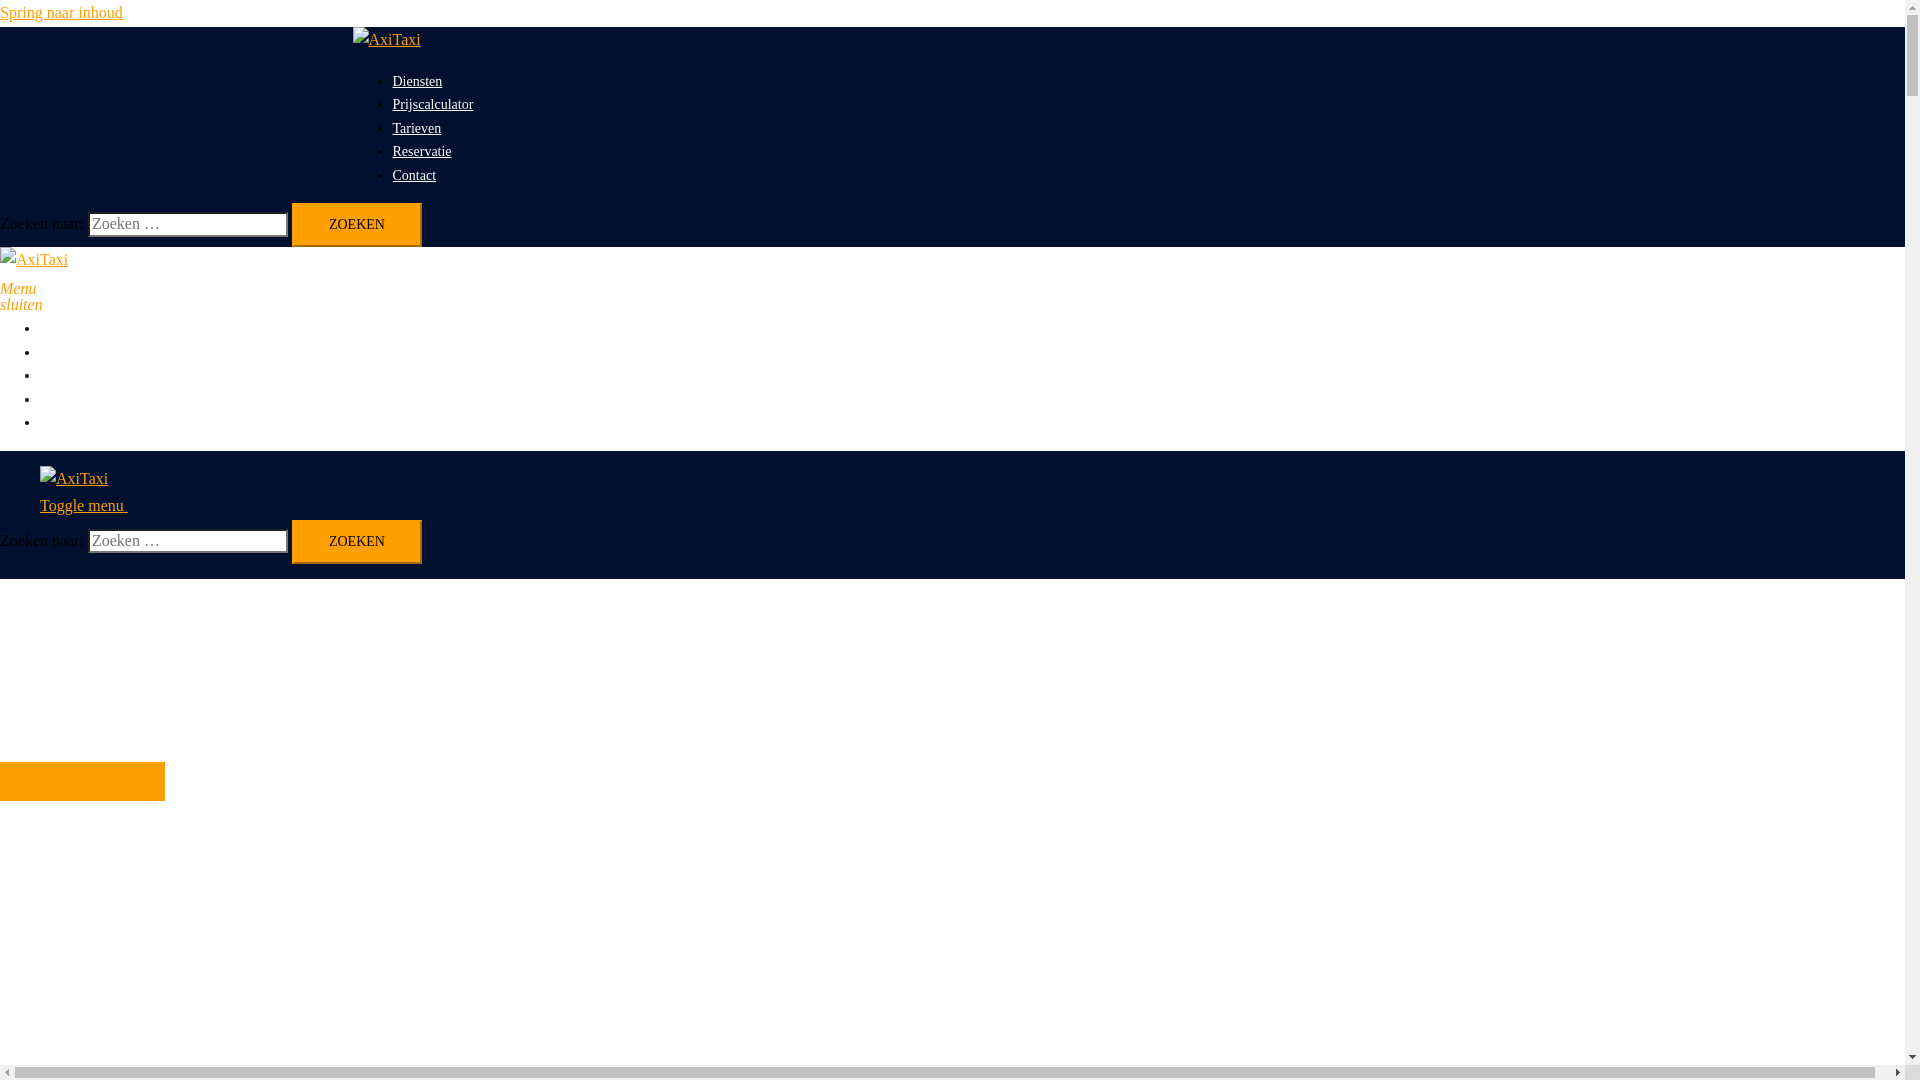 This screenshot has width=1920, height=1080. Describe the element at coordinates (73, 478) in the screenshot. I see `'AxiTaxi'` at that location.